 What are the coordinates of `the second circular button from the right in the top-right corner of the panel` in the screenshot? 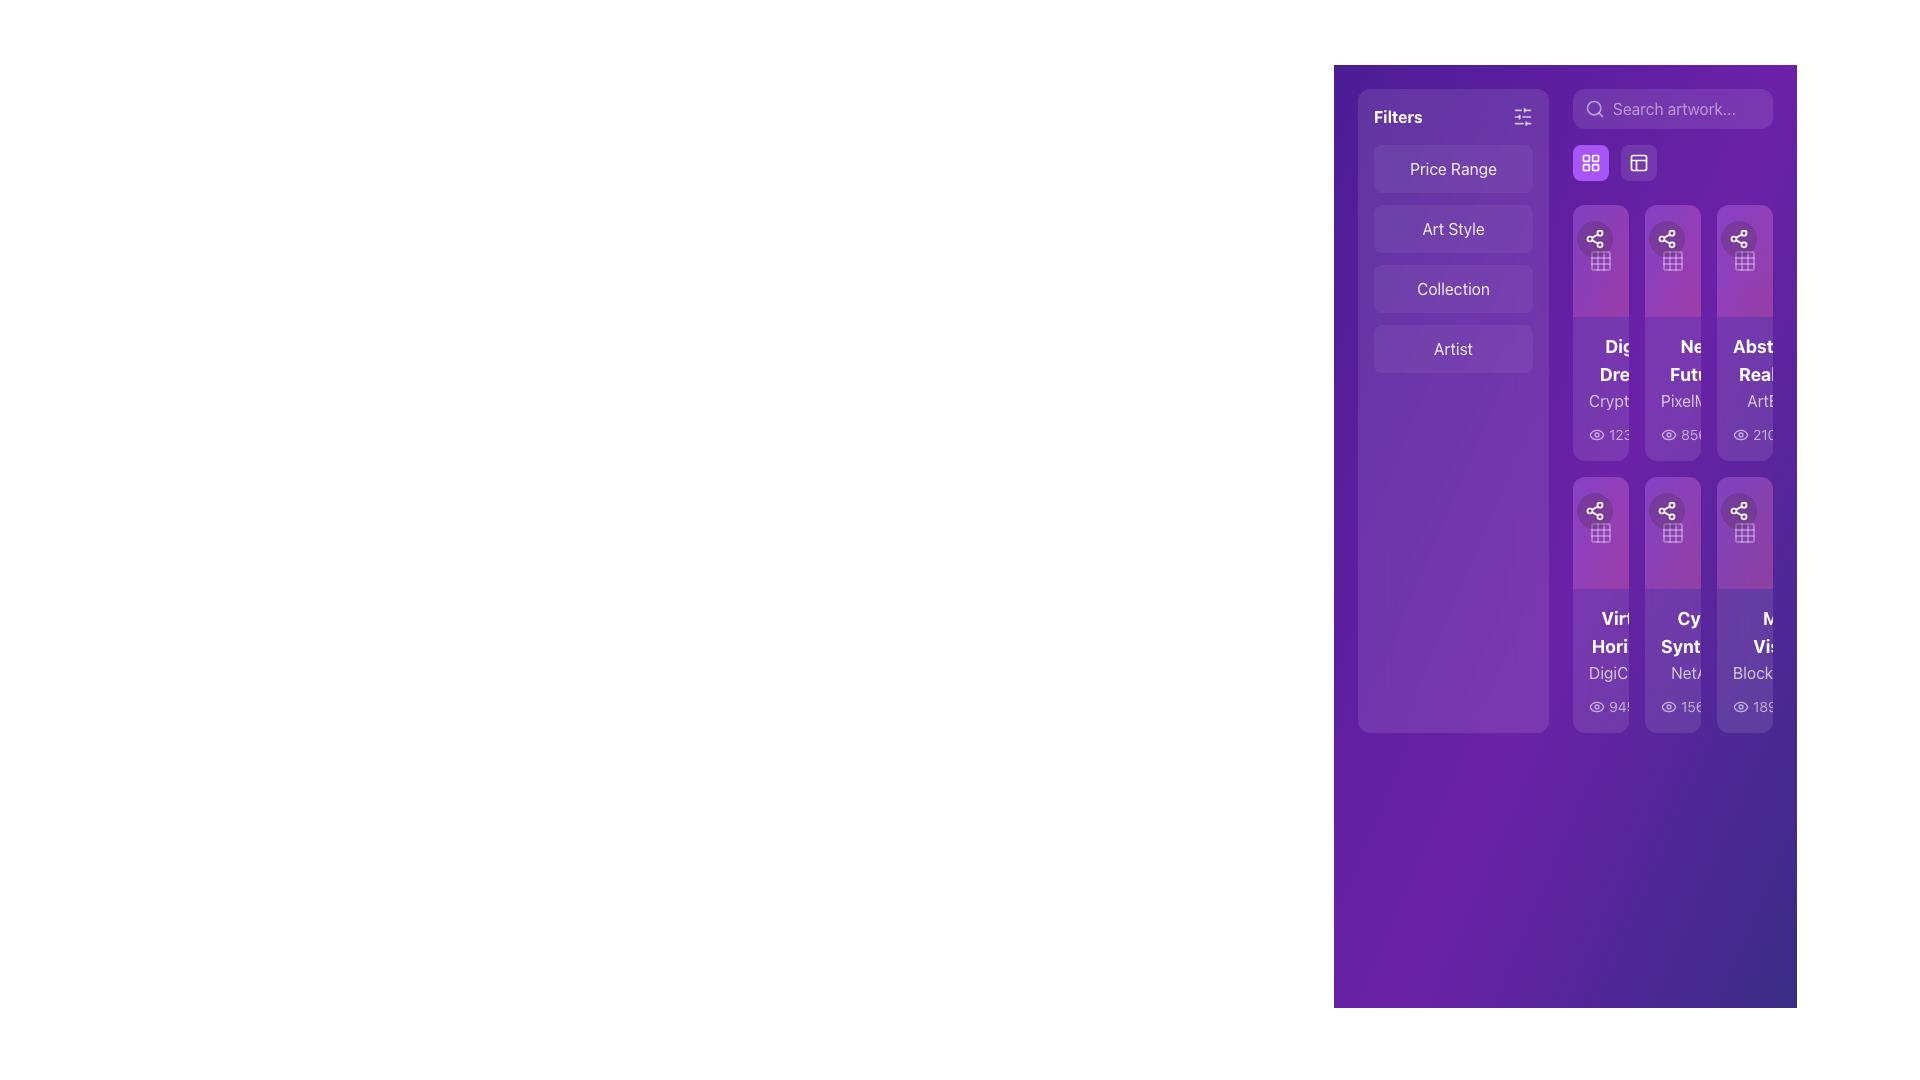 It's located at (1737, 238).